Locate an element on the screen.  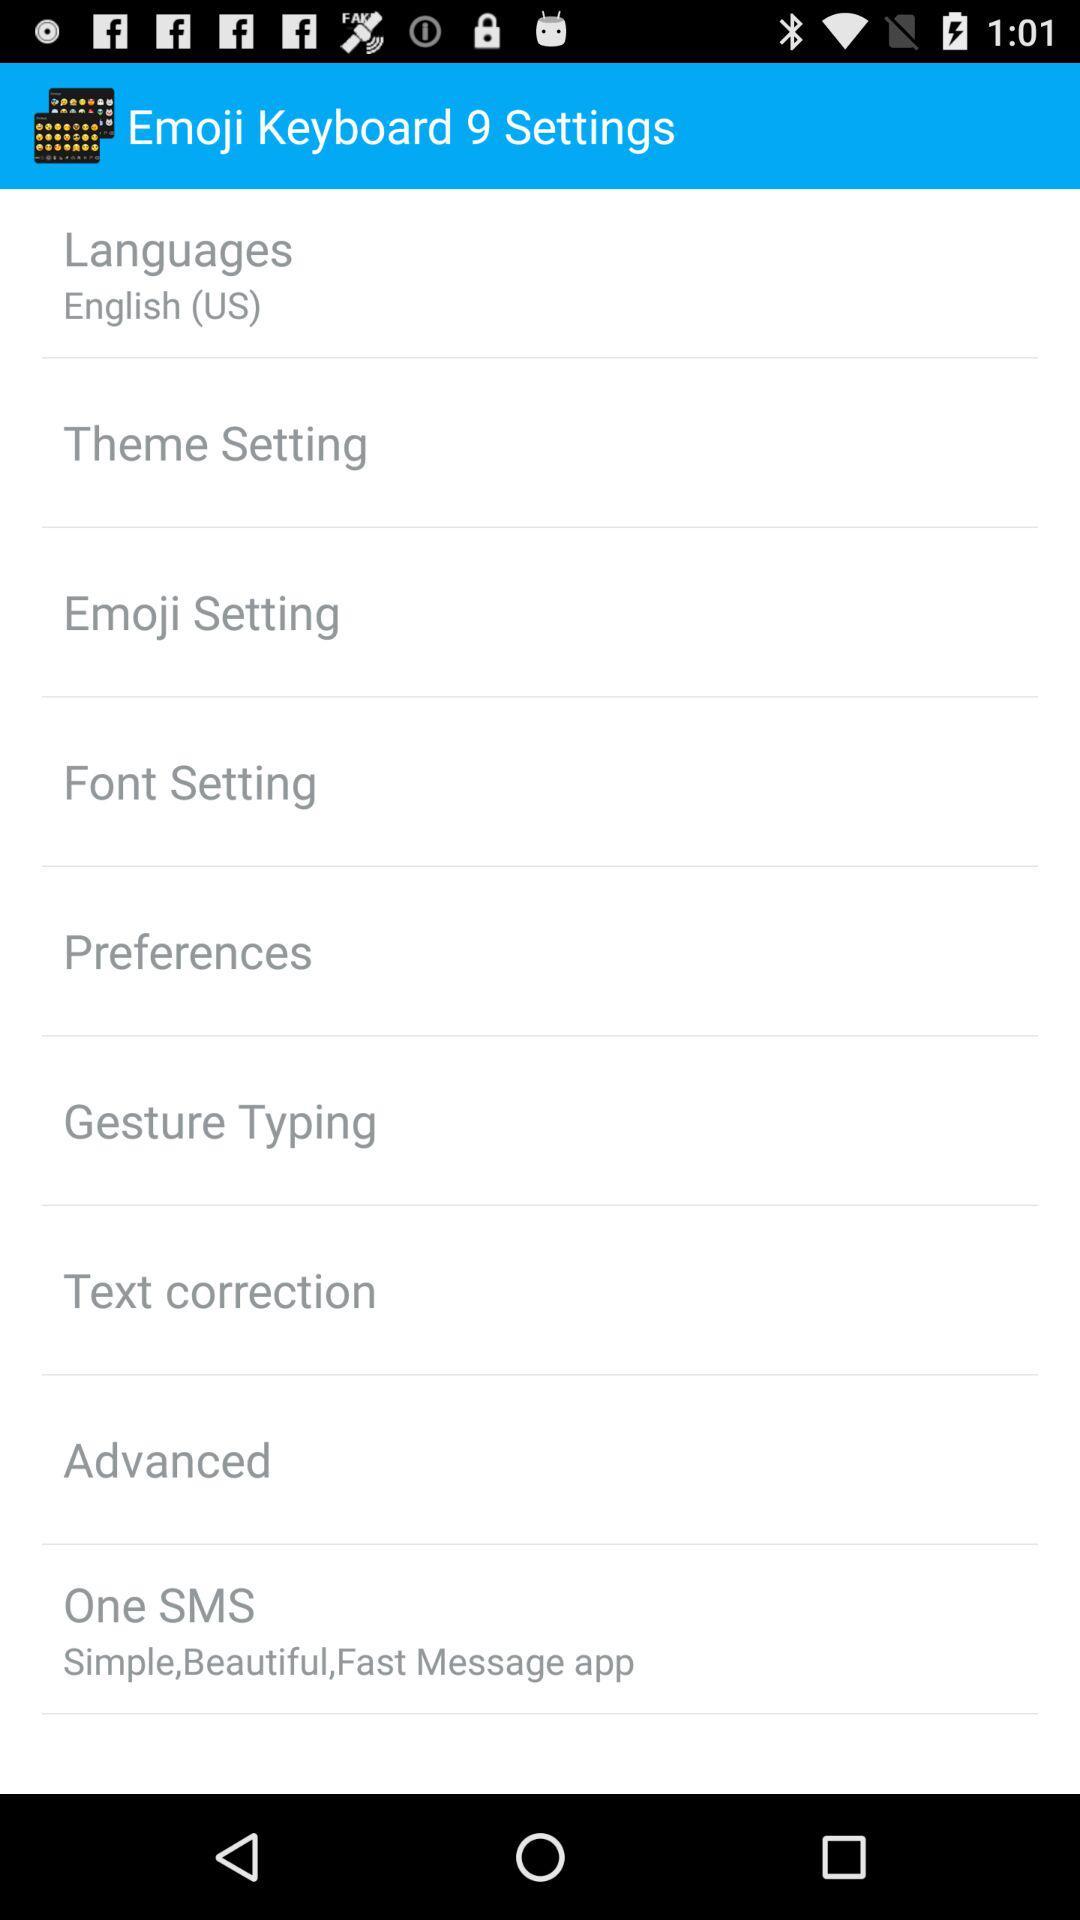
the item above the theme setting item is located at coordinates (161, 303).